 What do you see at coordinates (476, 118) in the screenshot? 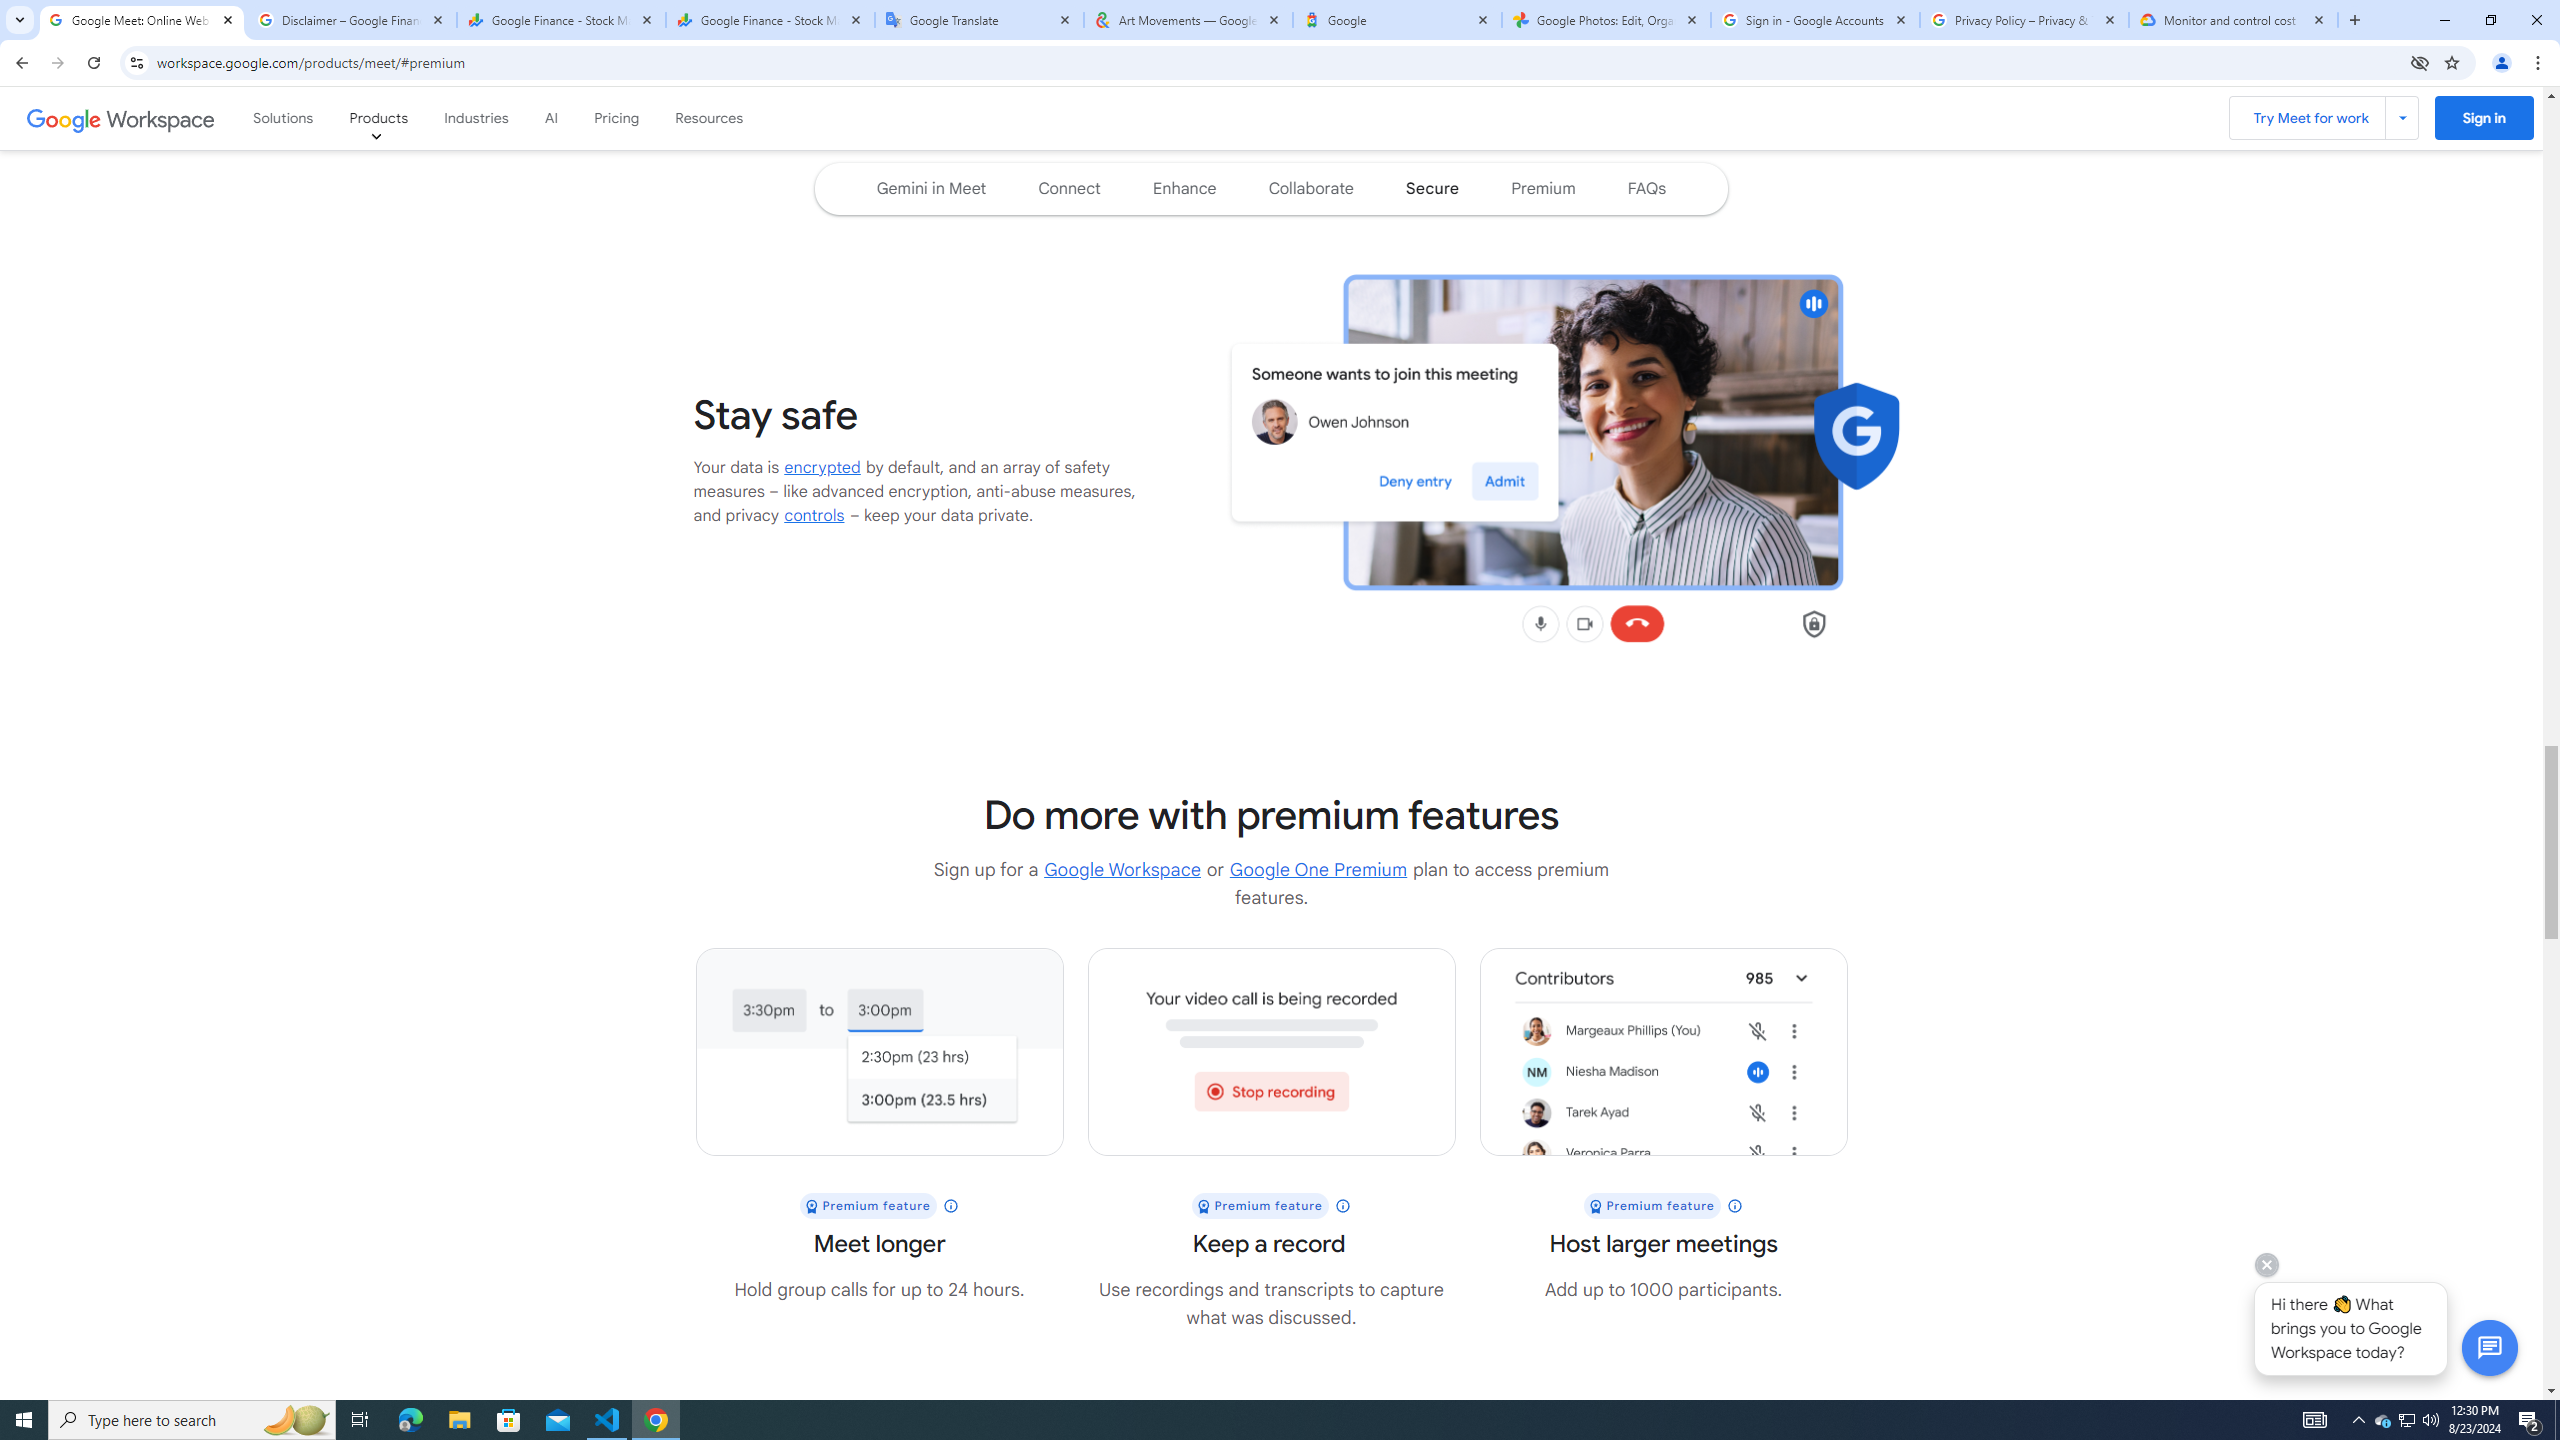
I see `'Industries'` at bounding box center [476, 118].